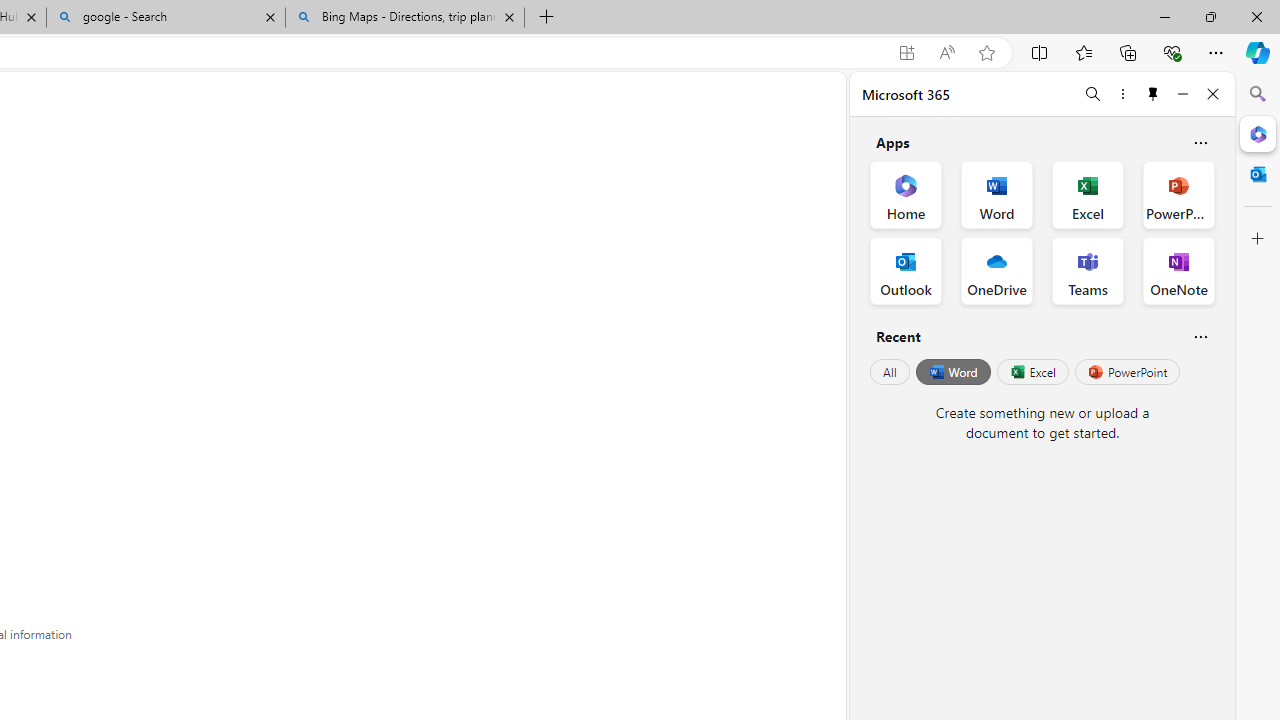 This screenshot has height=720, width=1280. I want to click on 'Excel Office App', so click(1087, 195).